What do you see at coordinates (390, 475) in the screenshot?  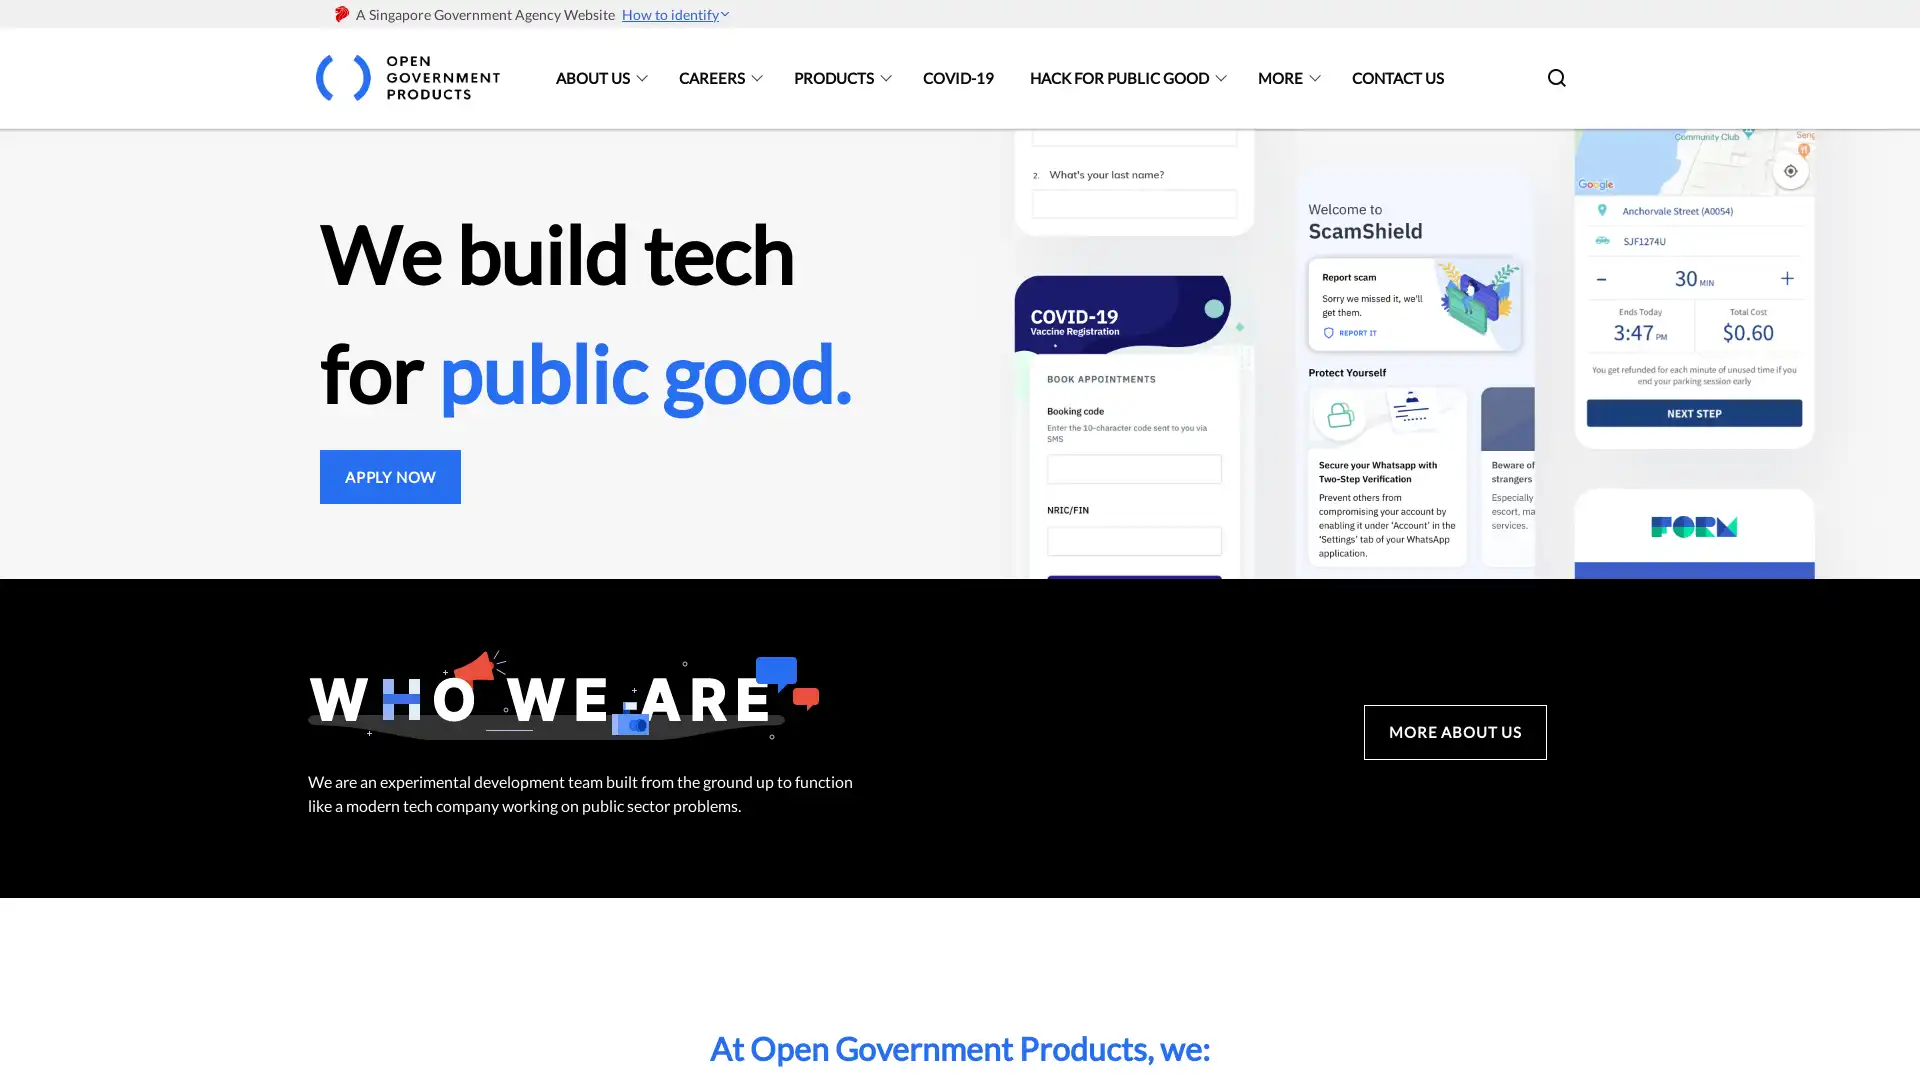 I see `APPLY NOW` at bounding box center [390, 475].